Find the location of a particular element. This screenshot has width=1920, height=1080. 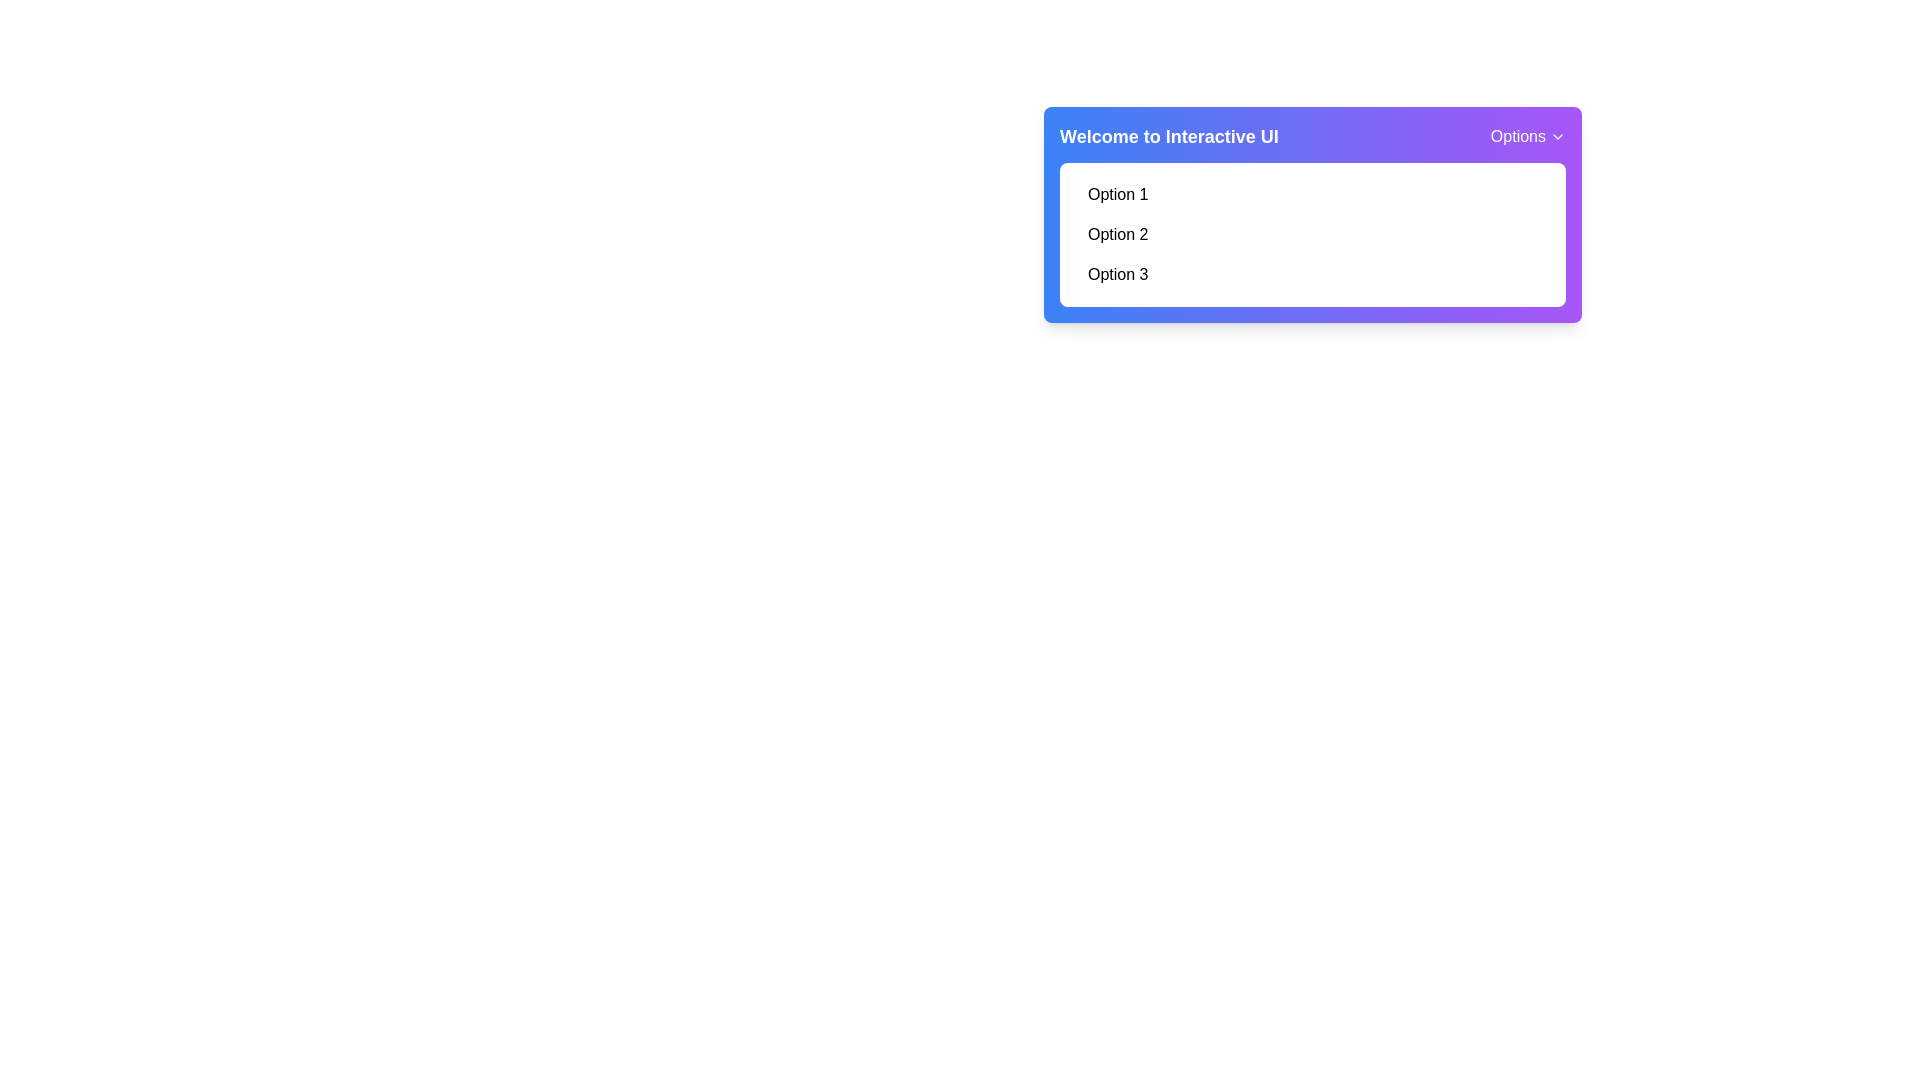

the first selectable option in the dropdown menu located below the title 'Welcome to Interactive UI' is located at coordinates (1313, 195).